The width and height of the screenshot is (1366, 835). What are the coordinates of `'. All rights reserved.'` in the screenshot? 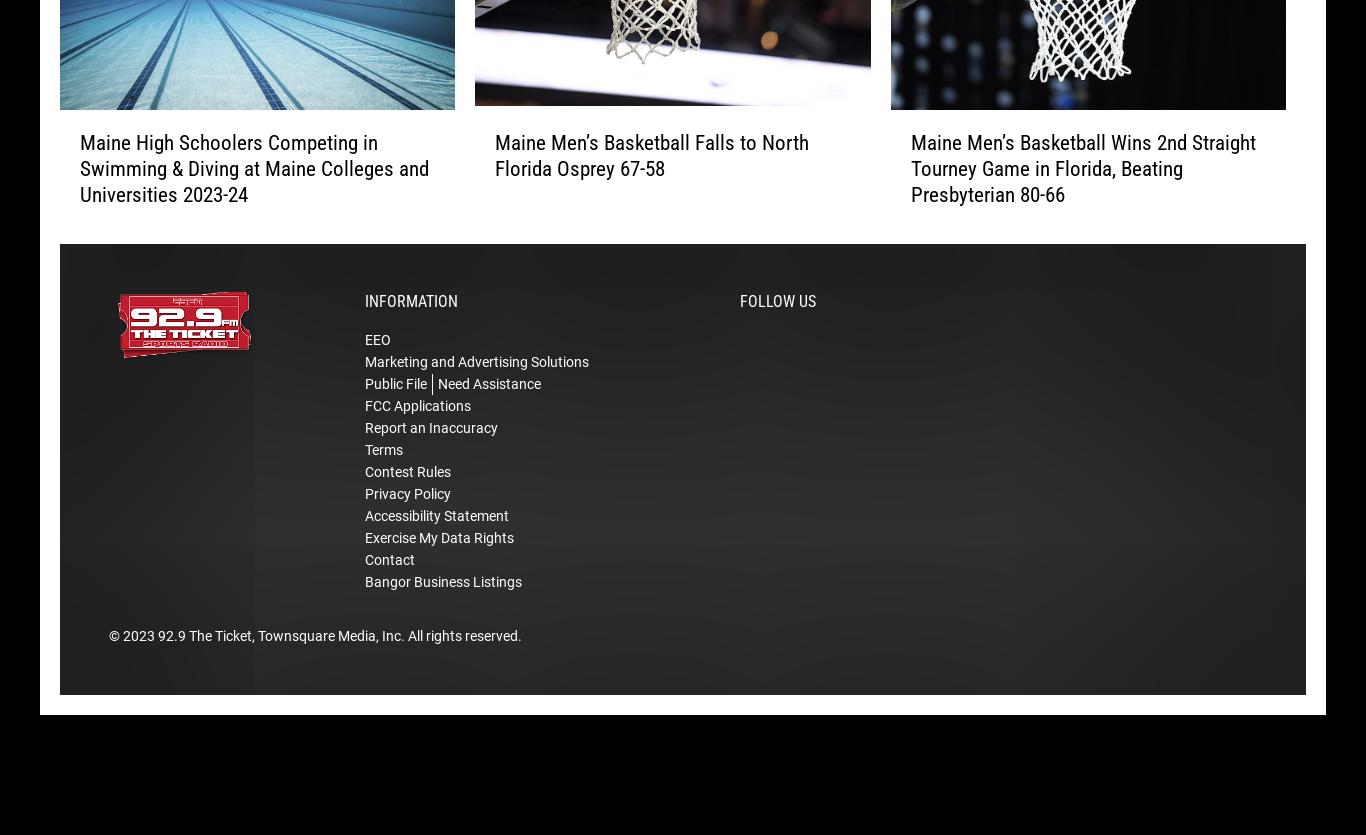 It's located at (461, 665).